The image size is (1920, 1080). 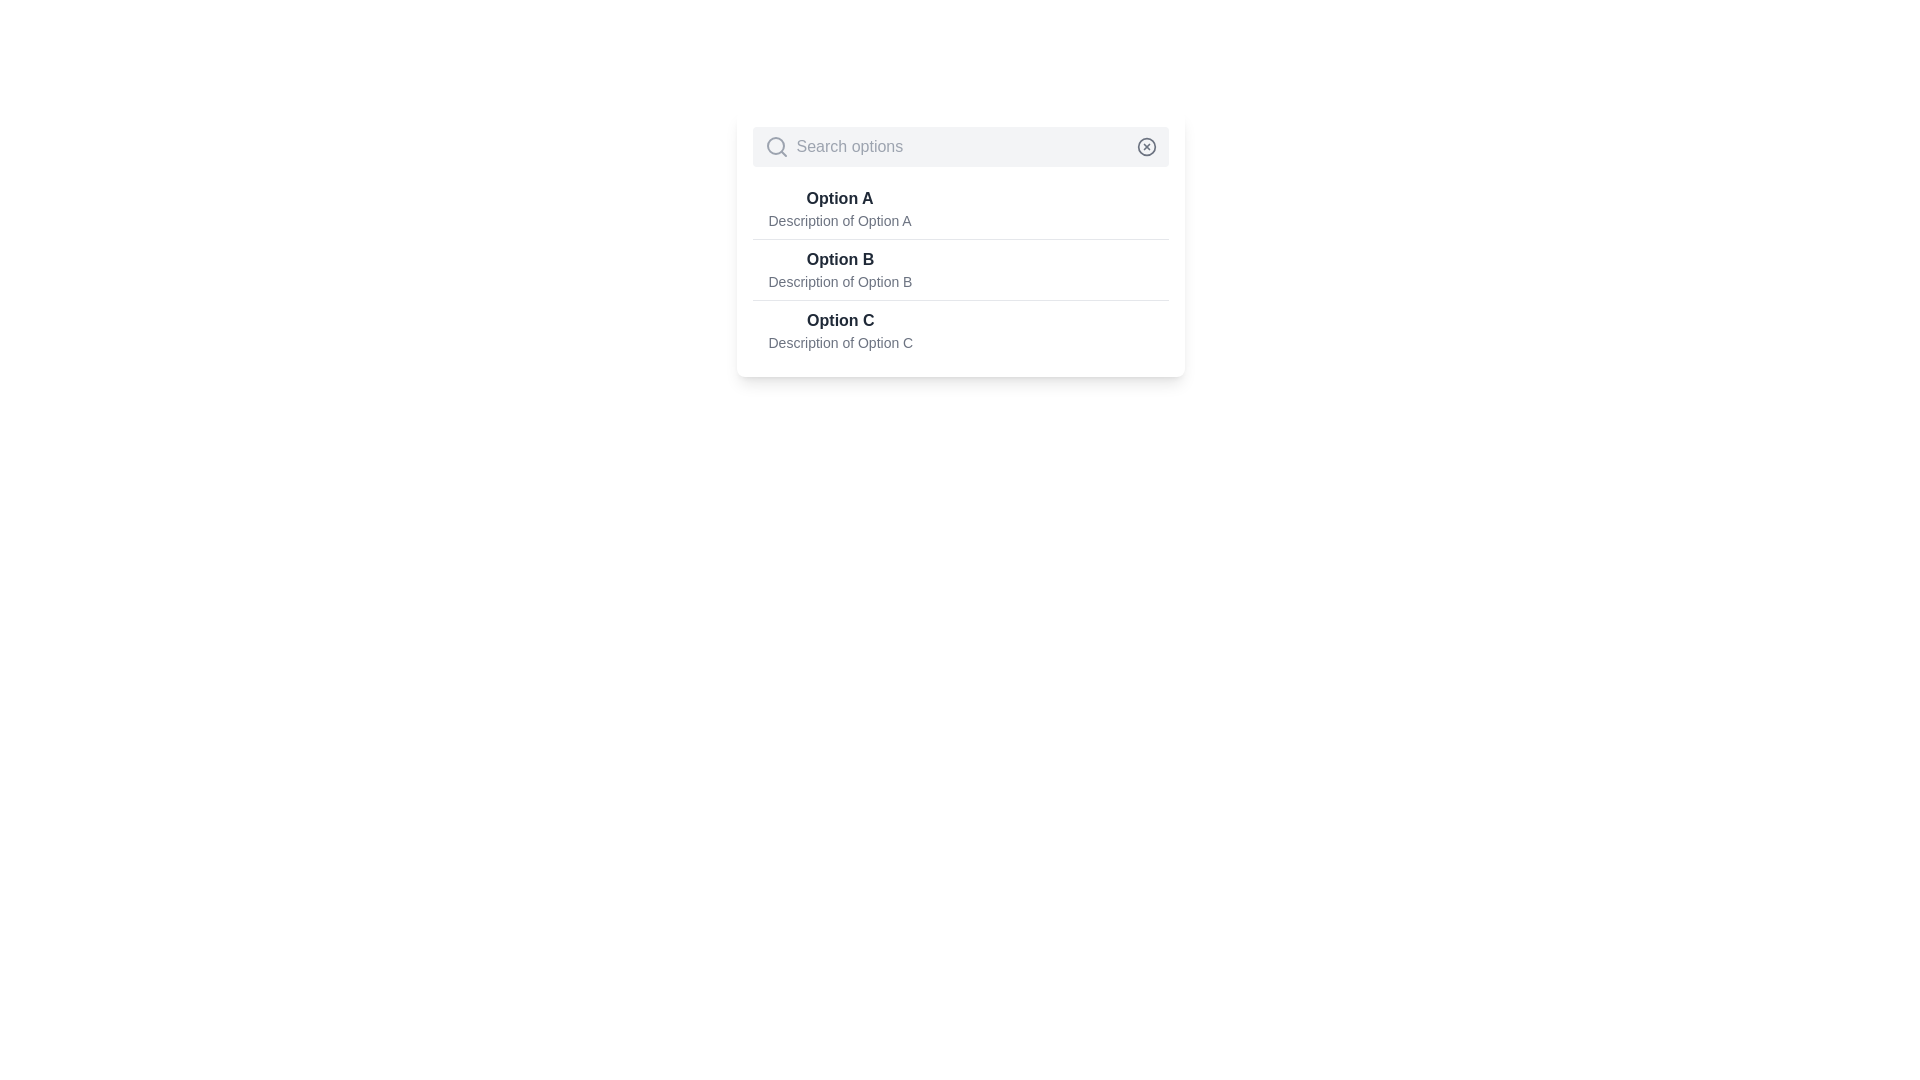 What do you see at coordinates (840, 220) in the screenshot?
I see `the text label providing supplementary details for 'Option A', which is located directly below the 'Option A' element in a vertical list of options` at bounding box center [840, 220].